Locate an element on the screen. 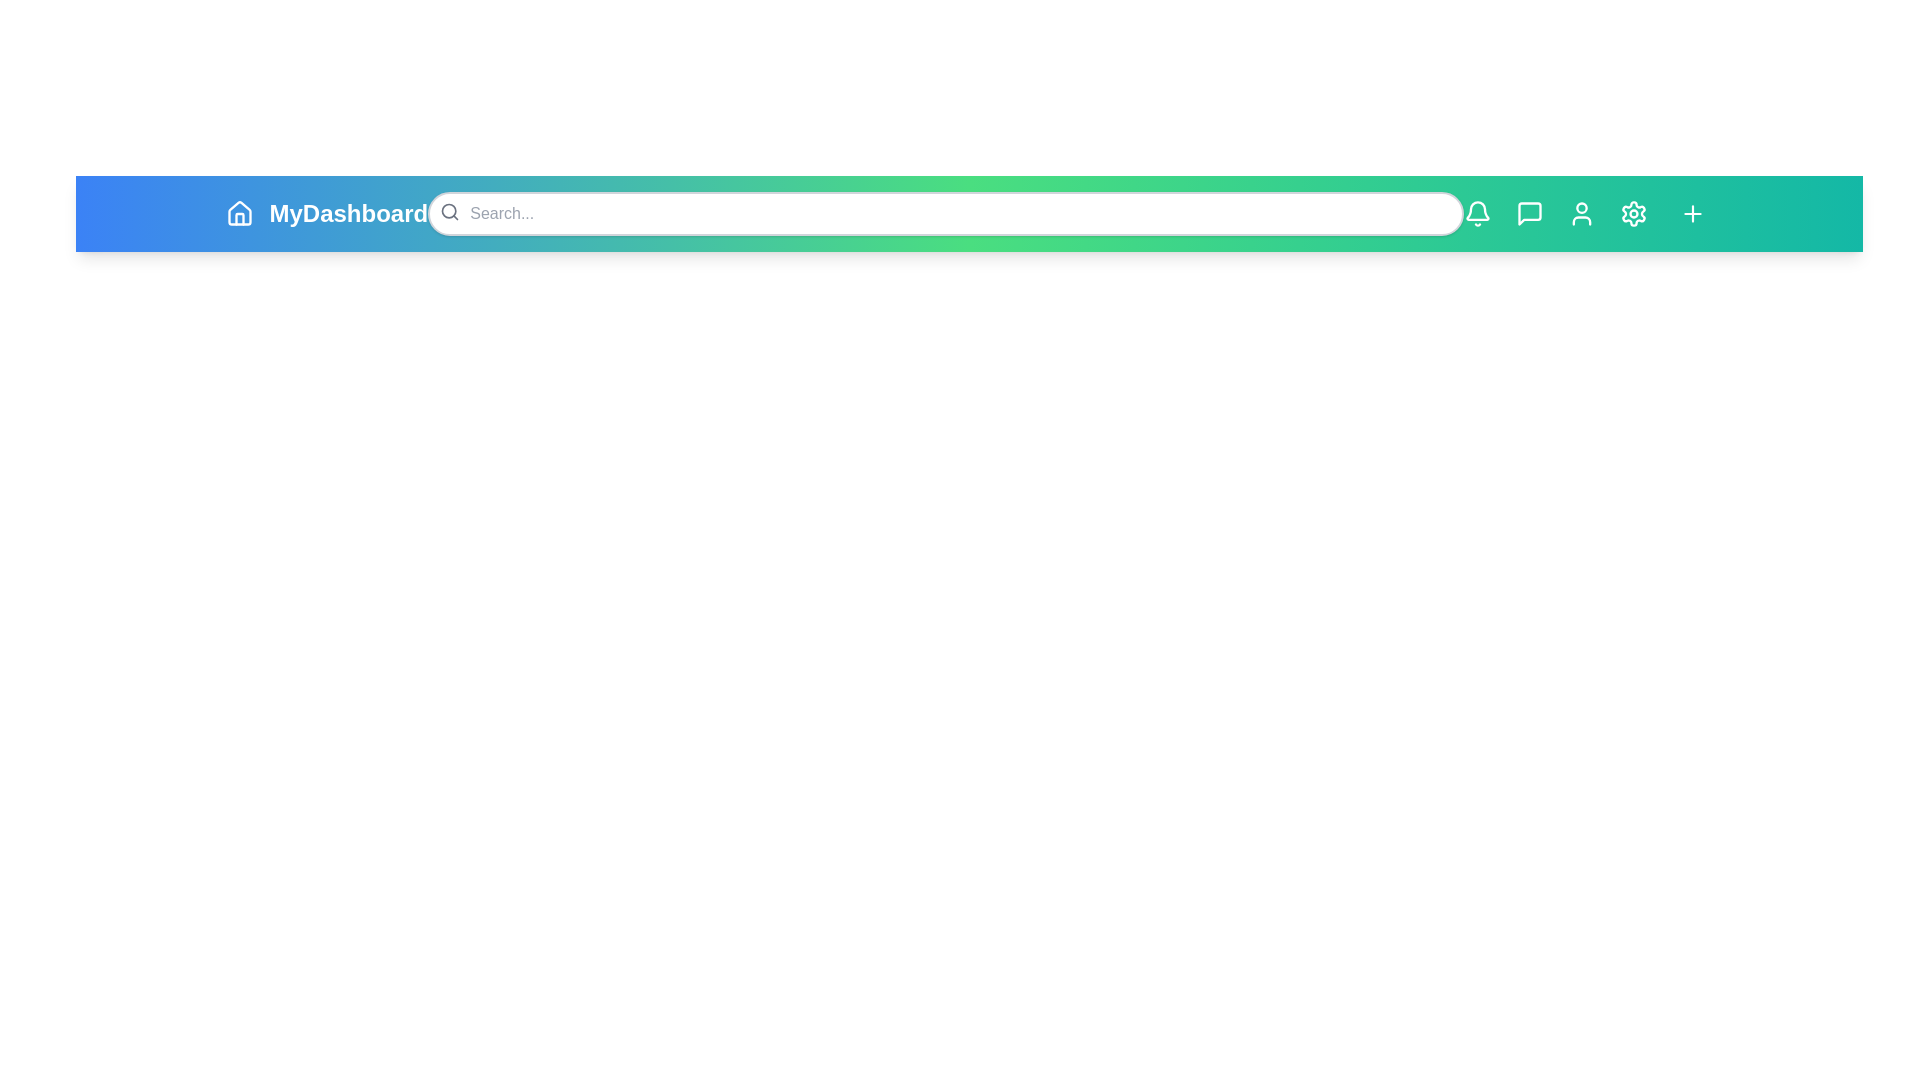 This screenshot has height=1080, width=1920. the home icon to navigate to the home page is located at coordinates (239, 213).